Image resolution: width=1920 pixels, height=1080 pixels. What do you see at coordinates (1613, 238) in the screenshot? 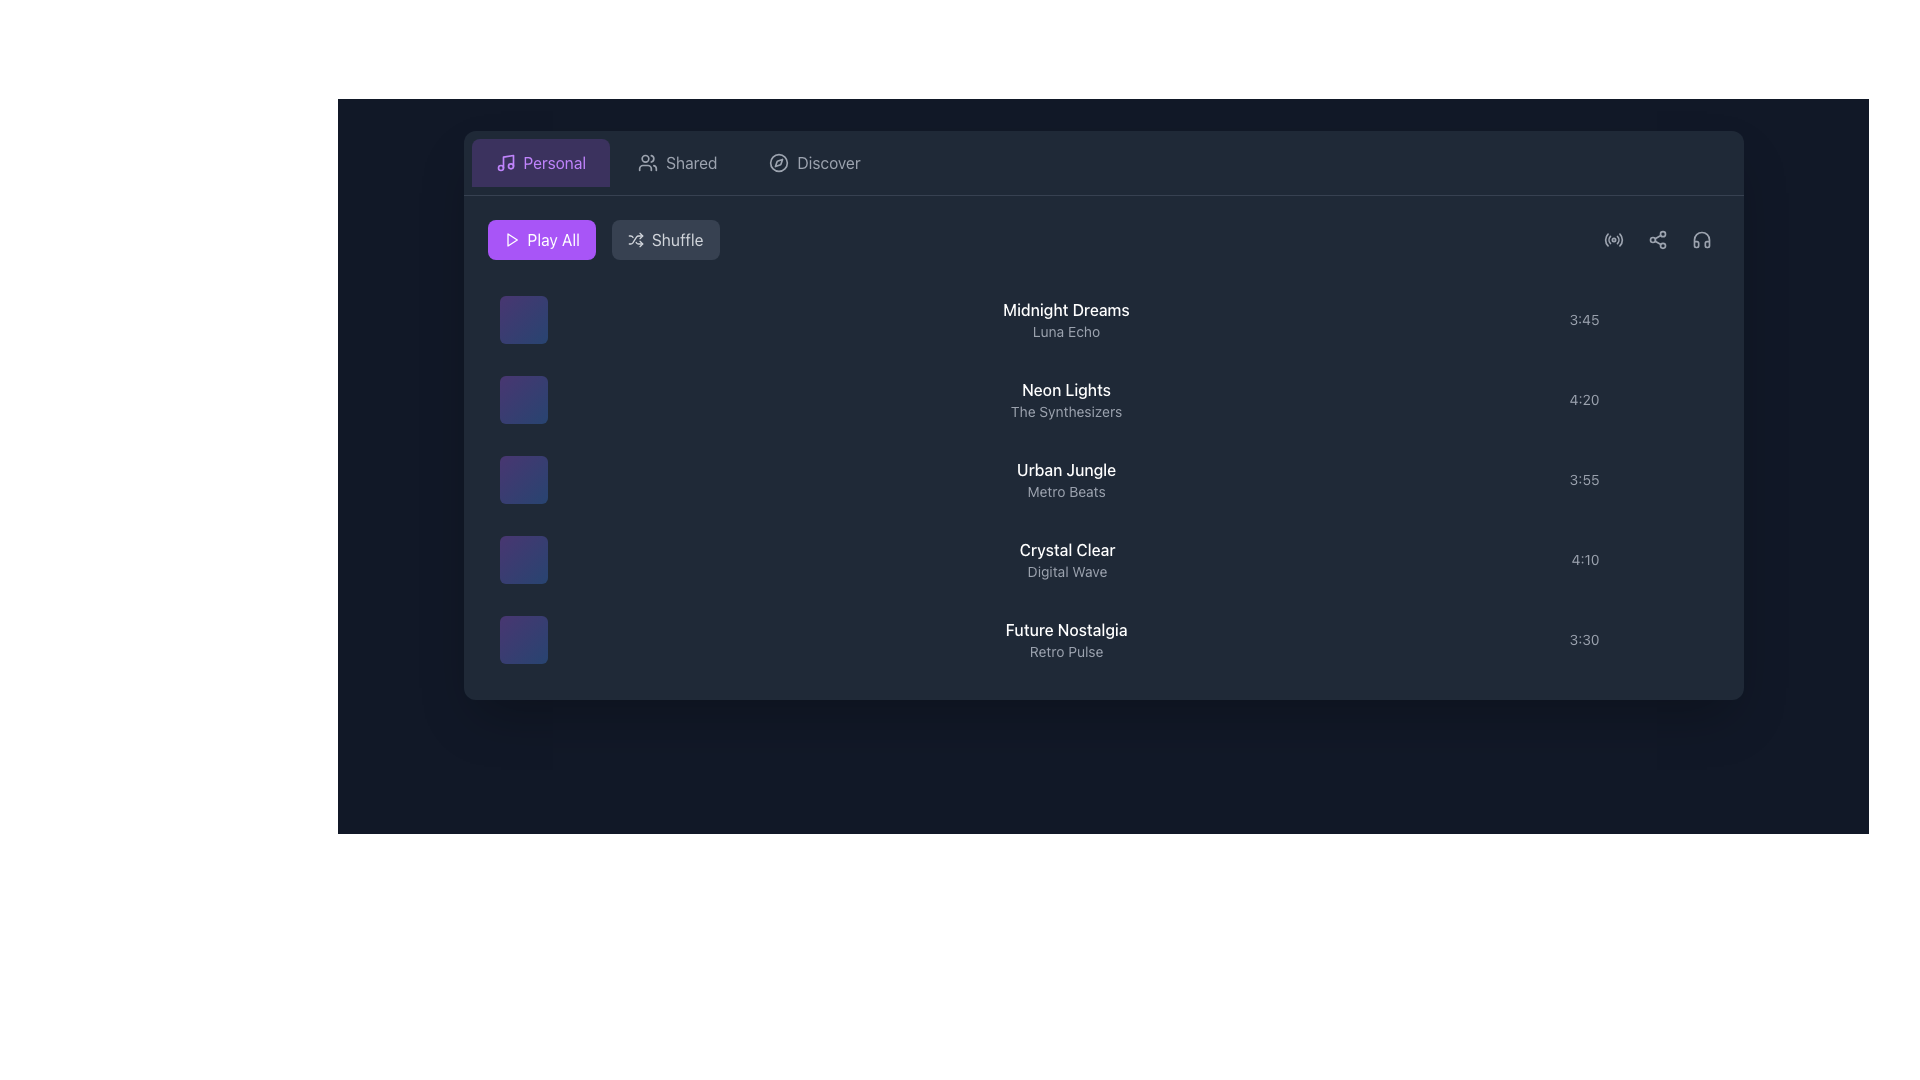
I see `the broadcasting button located in the upper-right corner of the interface to change its color` at bounding box center [1613, 238].